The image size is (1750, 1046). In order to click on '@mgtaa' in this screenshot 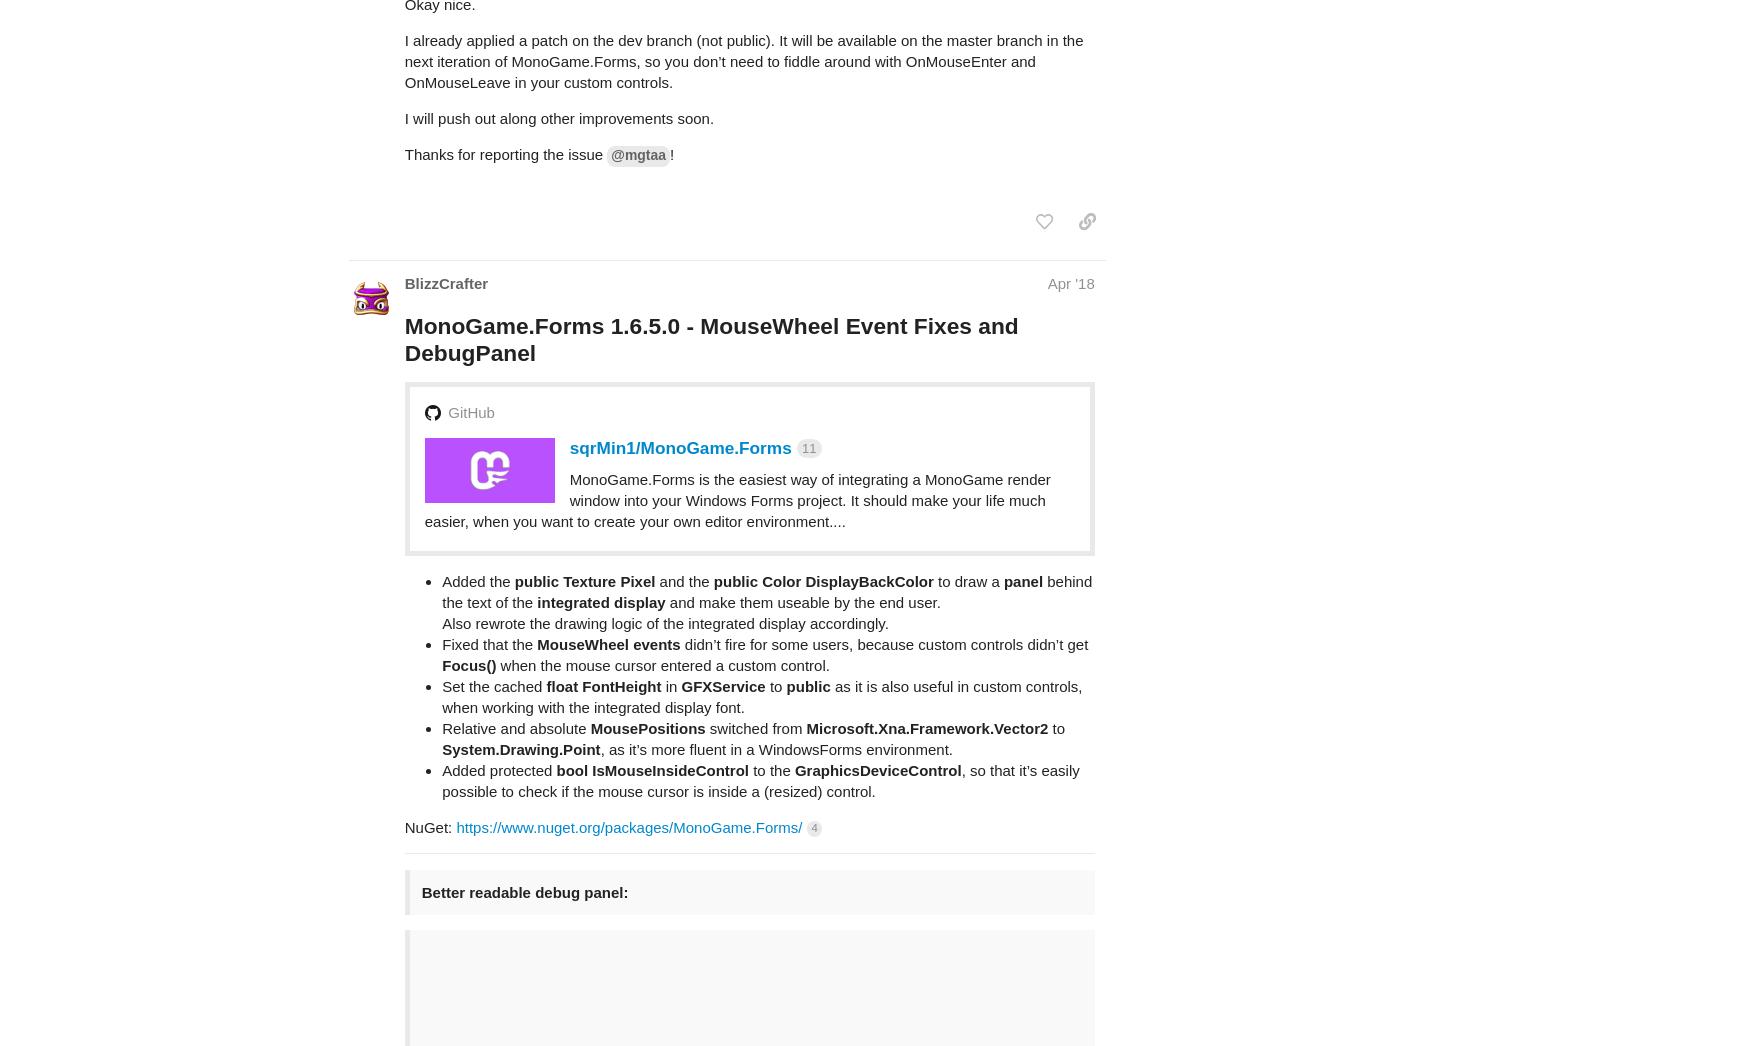, I will do `click(610, 76)`.